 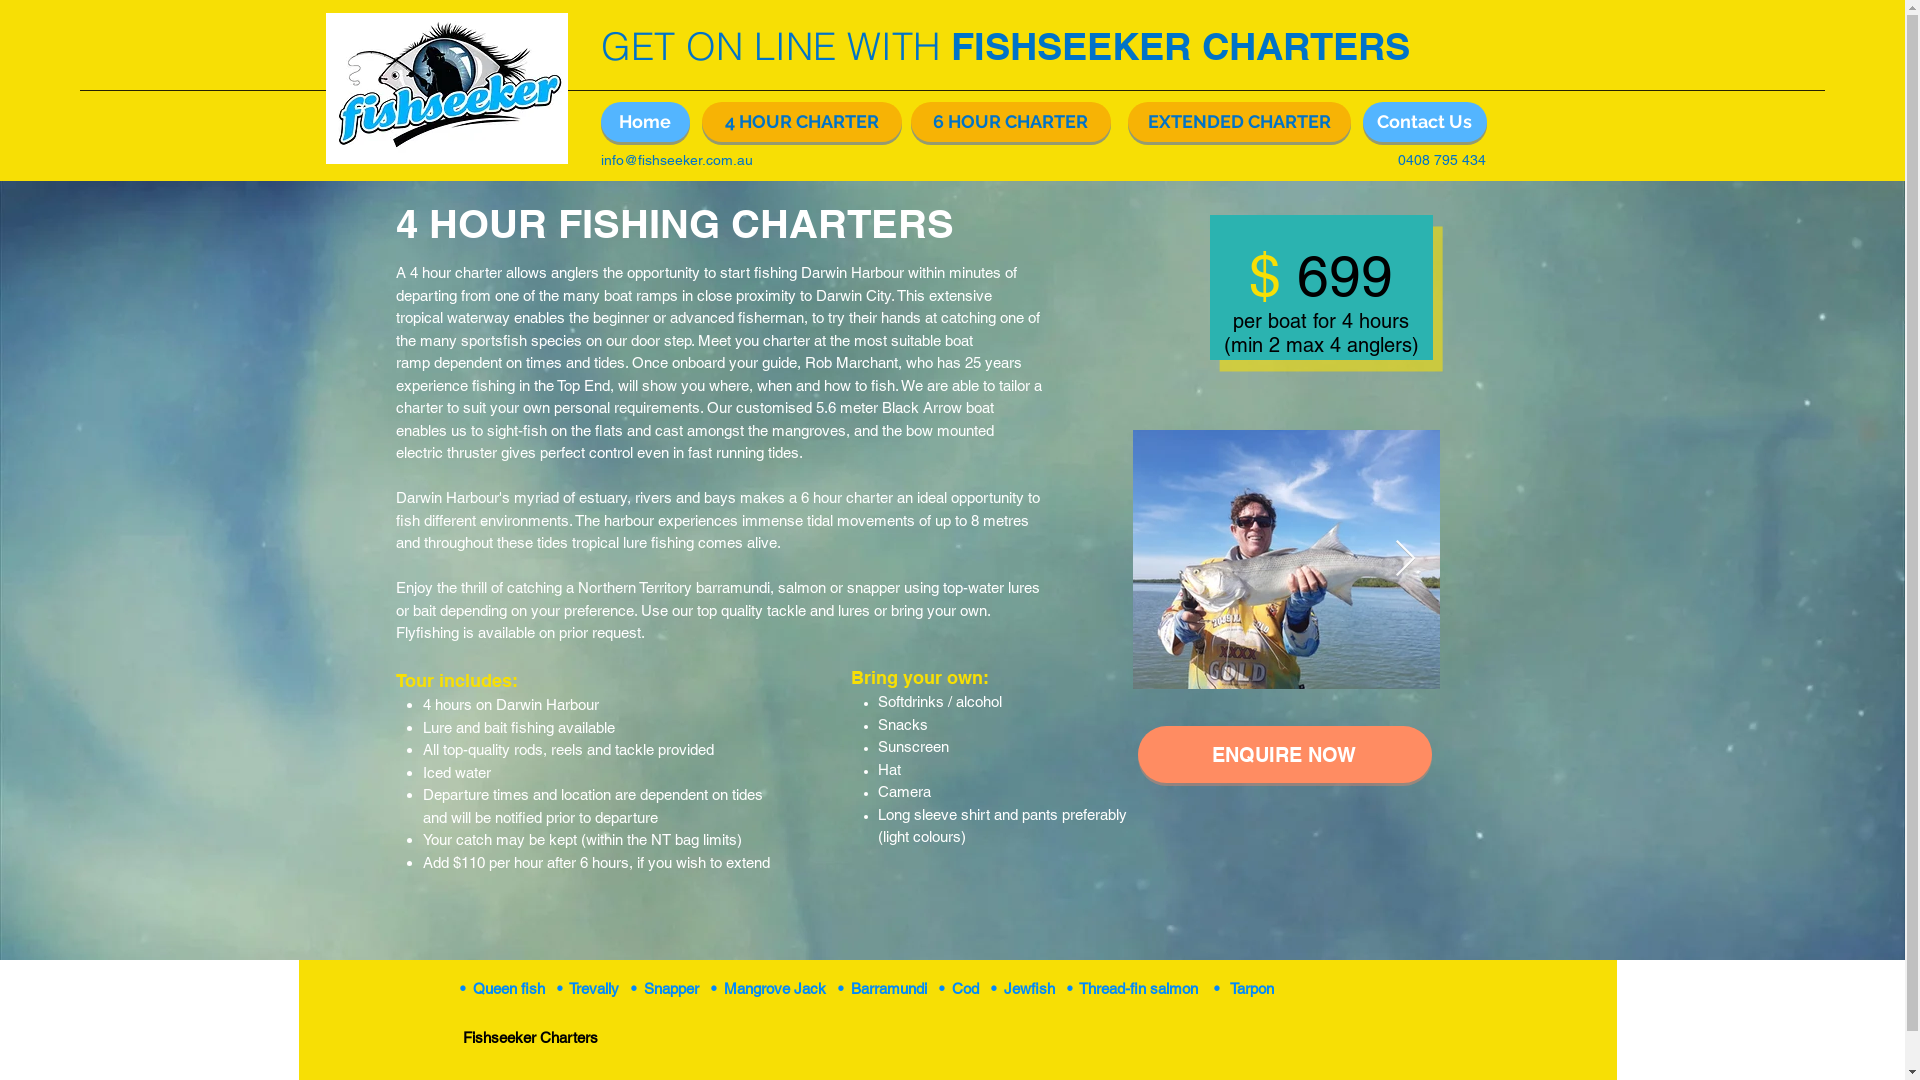 What do you see at coordinates (1009, 122) in the screenshot?
I see `'6 HOUR CHARTER'` at bounding box center [1009, 122].